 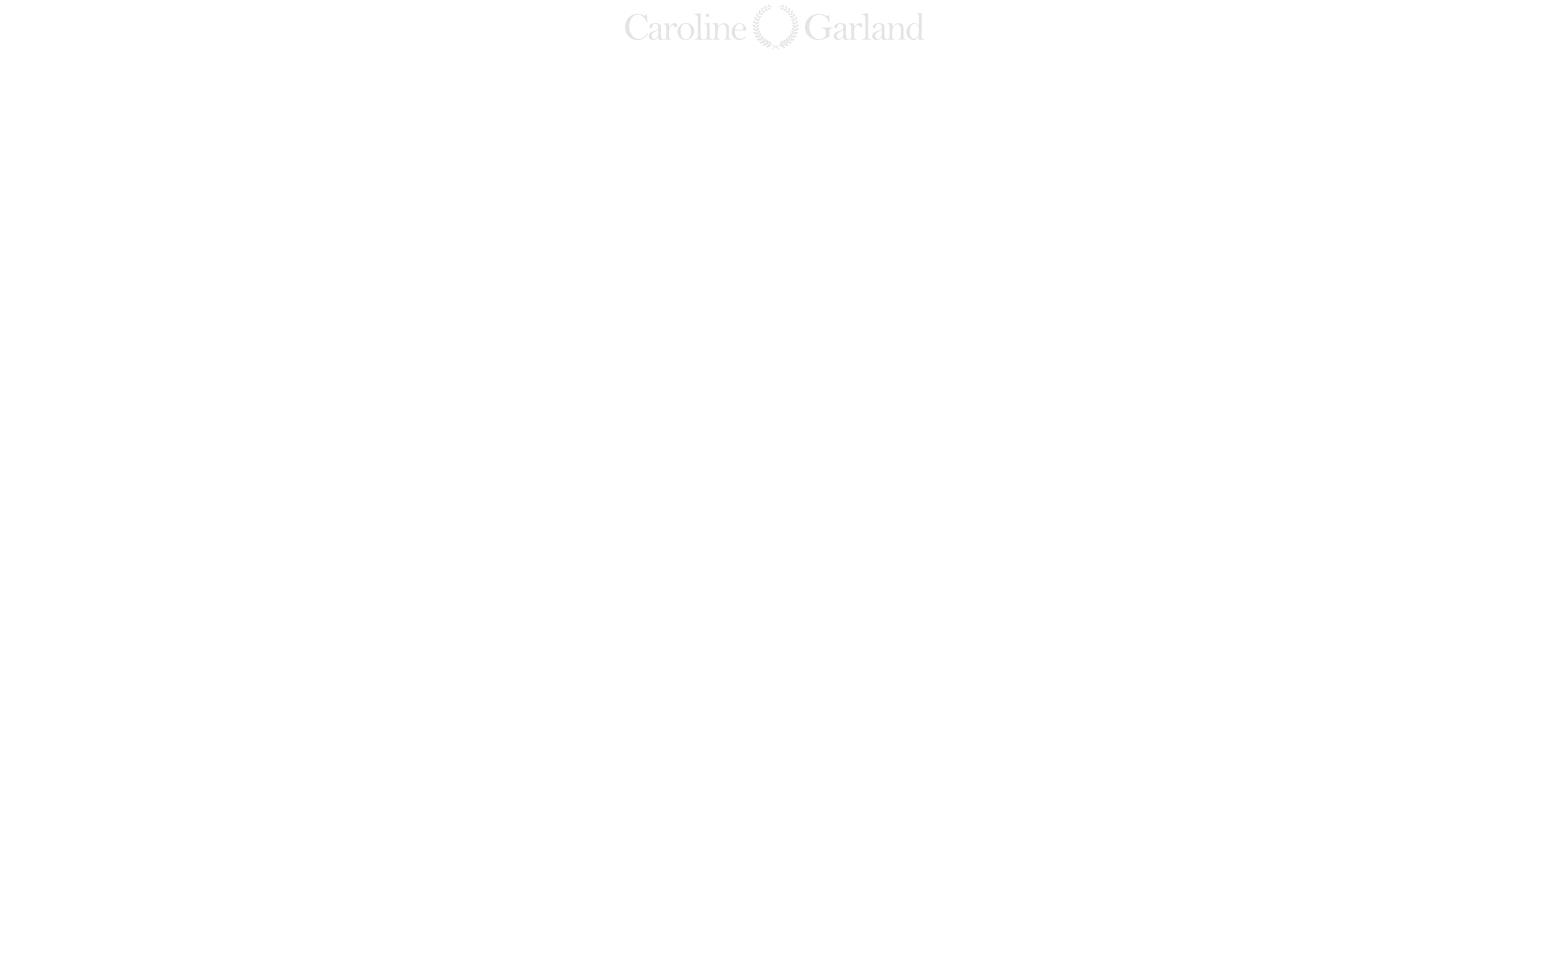 What do you see at coordinates (1211, 367) in the screenshot?
I see `'bulksteroid'` at bounding box center [1211, 367].